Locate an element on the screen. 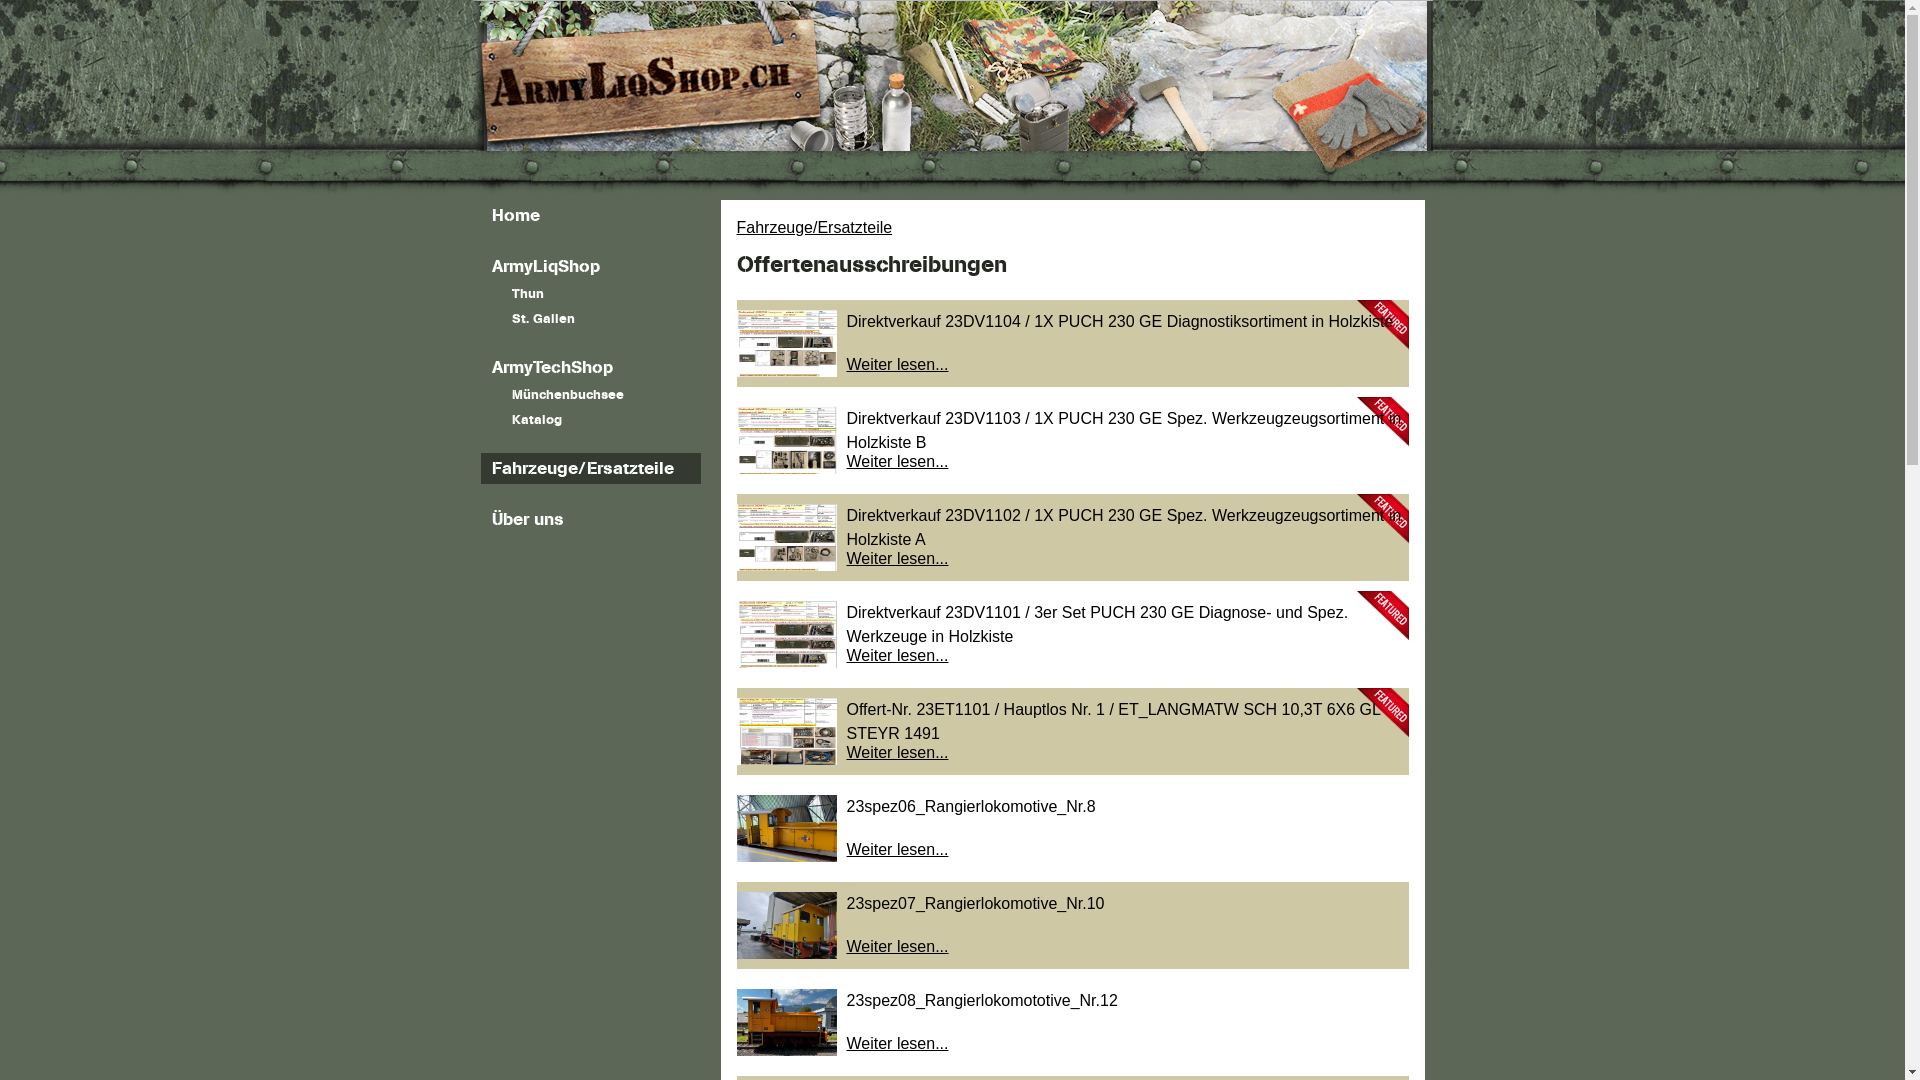 Image resolution: width=1920 pixels, height=1080 pixels. 'Thun' is located at coordinates (589, 294).